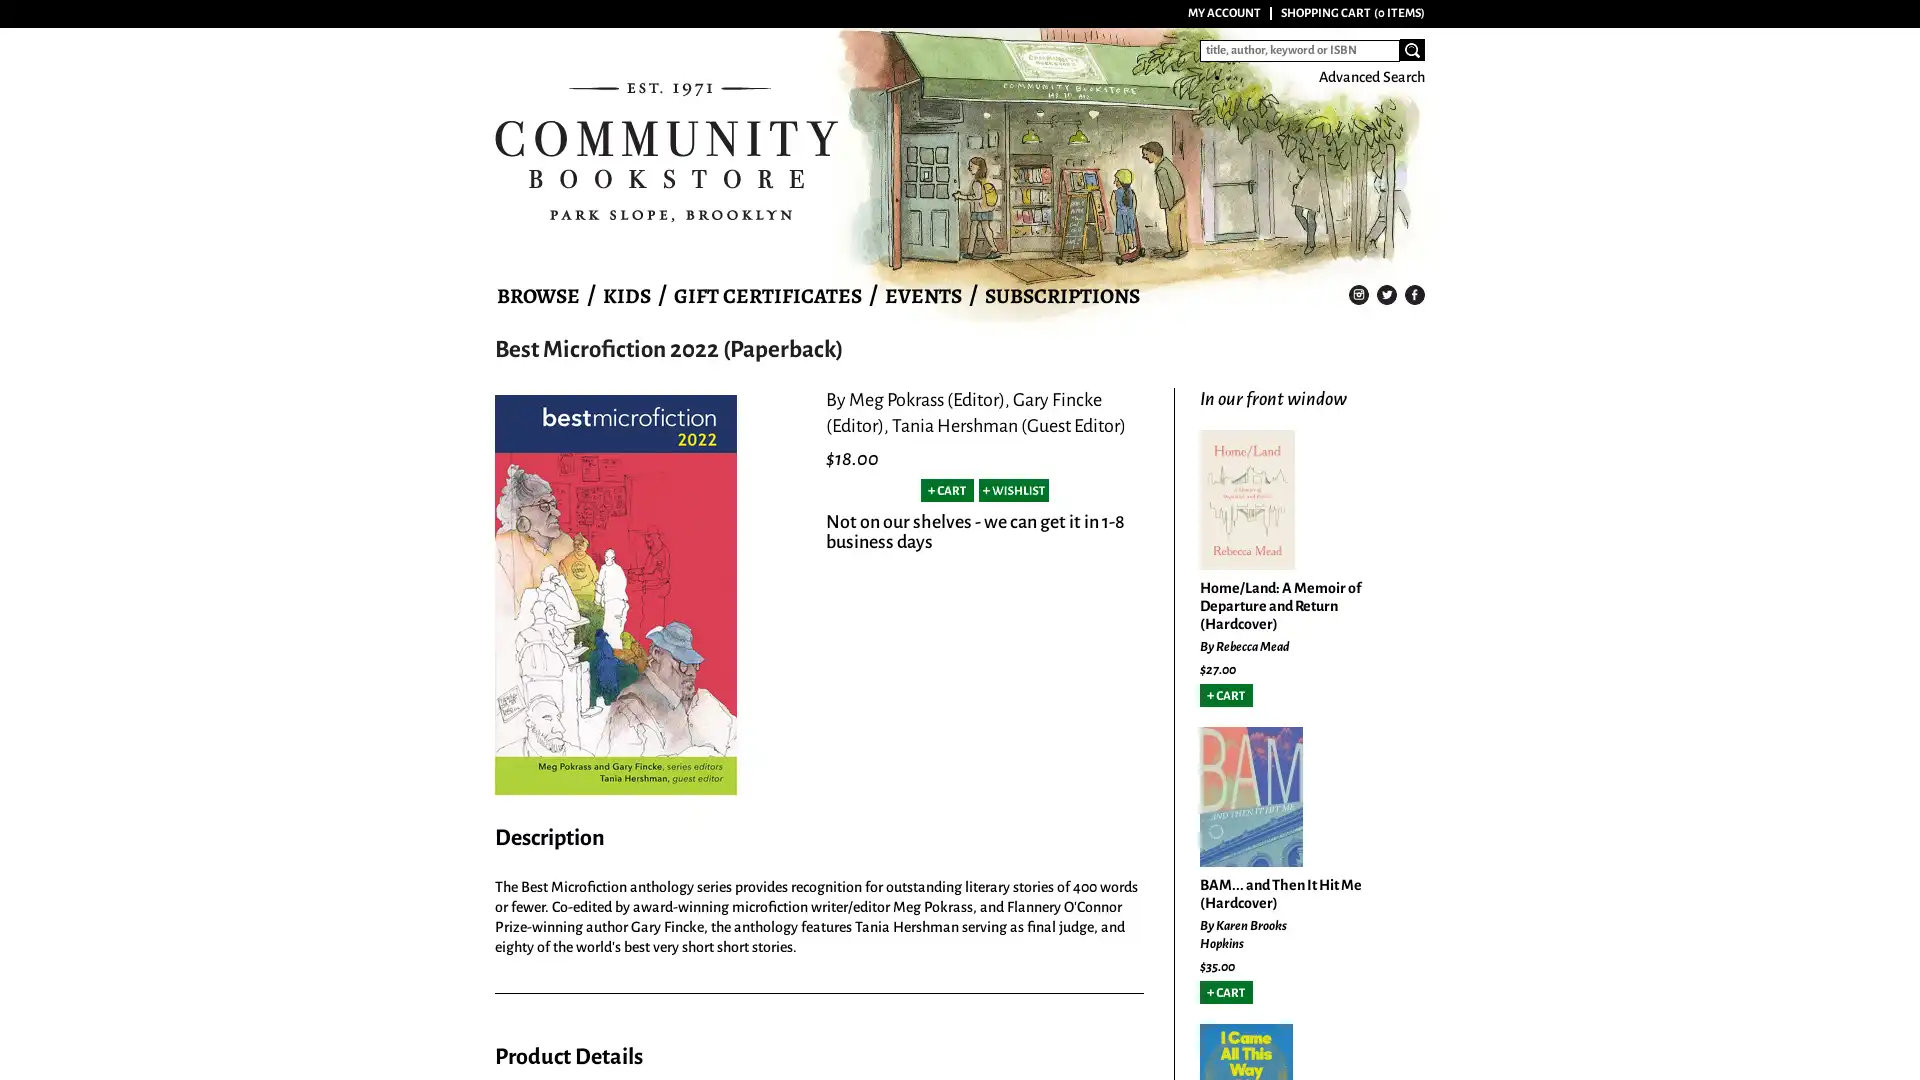 The height and width of the screenshot is (1080, 1920). Describe the element at coordinates (1225, 694) in the screenshot. I see `Add to Cart` at that location.